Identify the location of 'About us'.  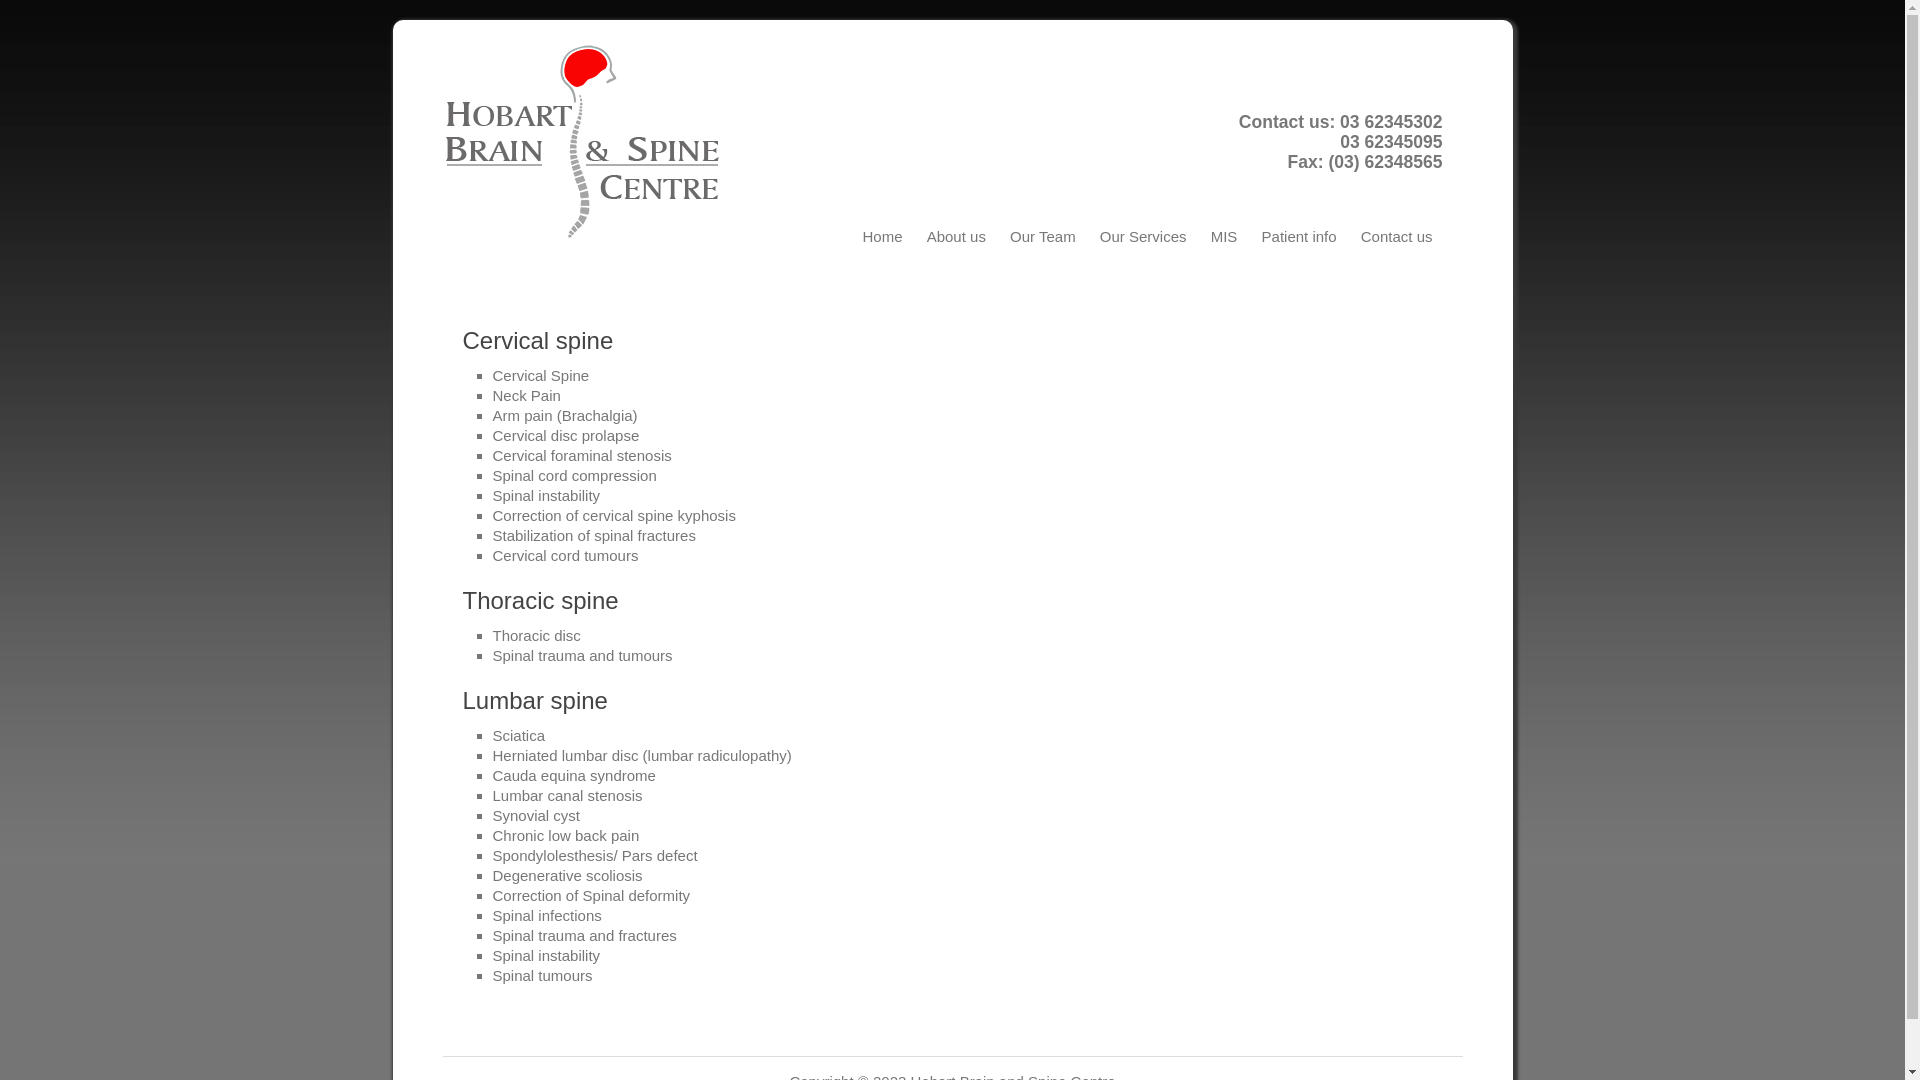
(955, 235).